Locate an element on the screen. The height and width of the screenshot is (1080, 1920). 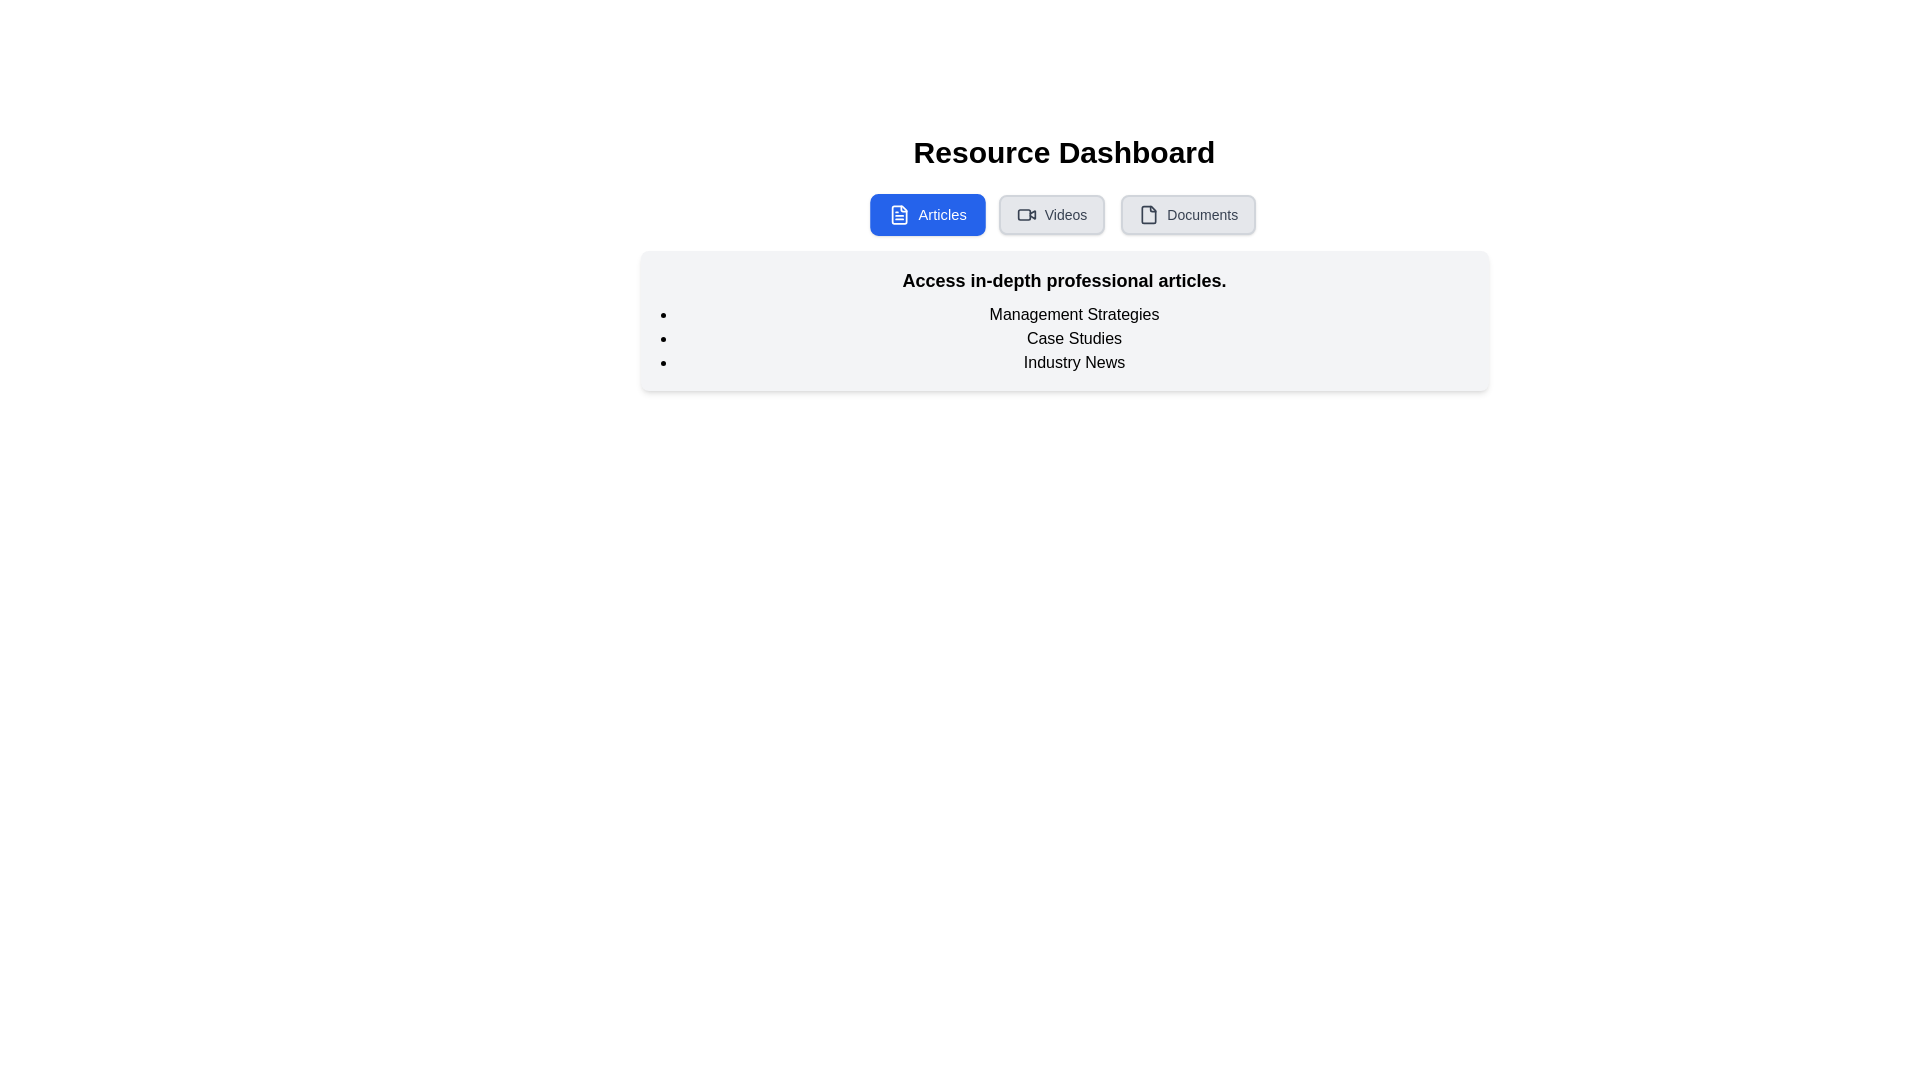
the graphical icon that enhances the 'Articles' tab button located in the top-left section of the interface is located at coordinates (898, 215).